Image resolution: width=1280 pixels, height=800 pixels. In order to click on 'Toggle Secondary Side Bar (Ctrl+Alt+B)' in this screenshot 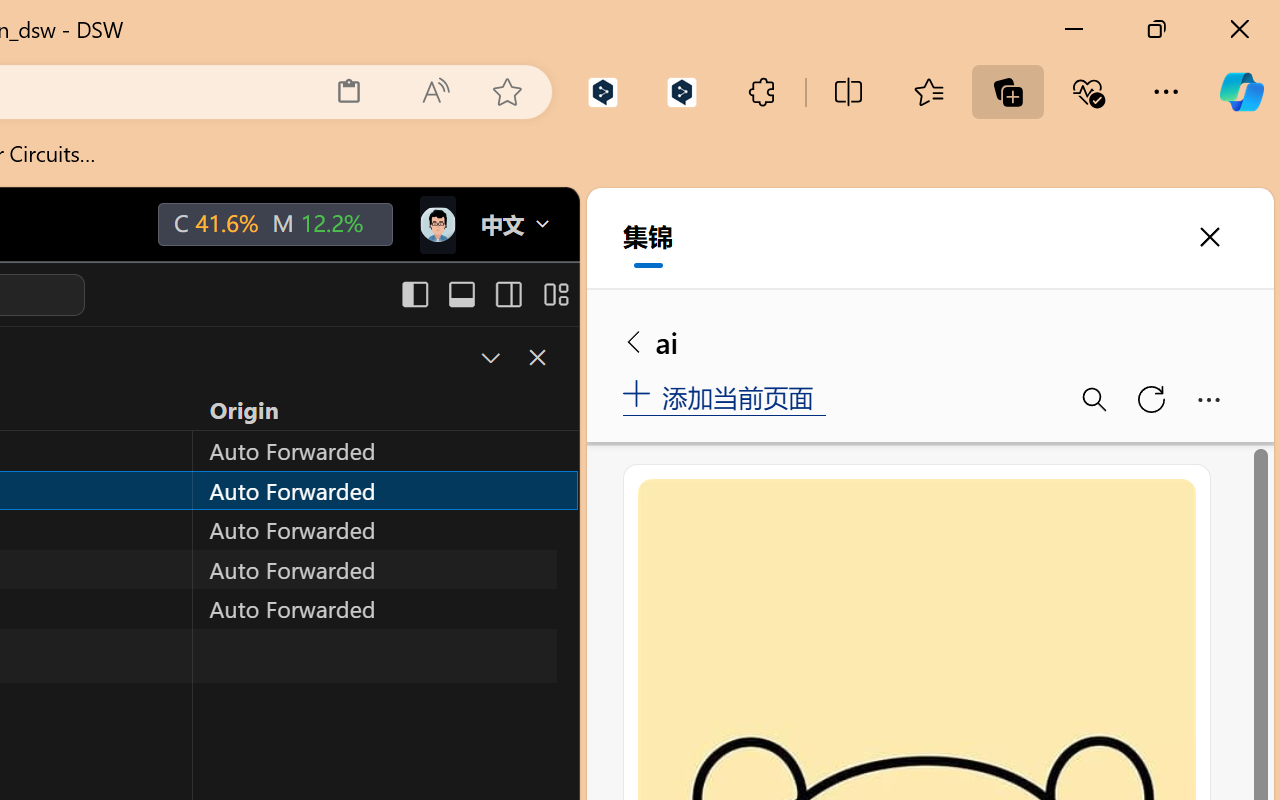, I will do `click(506, 294)`.